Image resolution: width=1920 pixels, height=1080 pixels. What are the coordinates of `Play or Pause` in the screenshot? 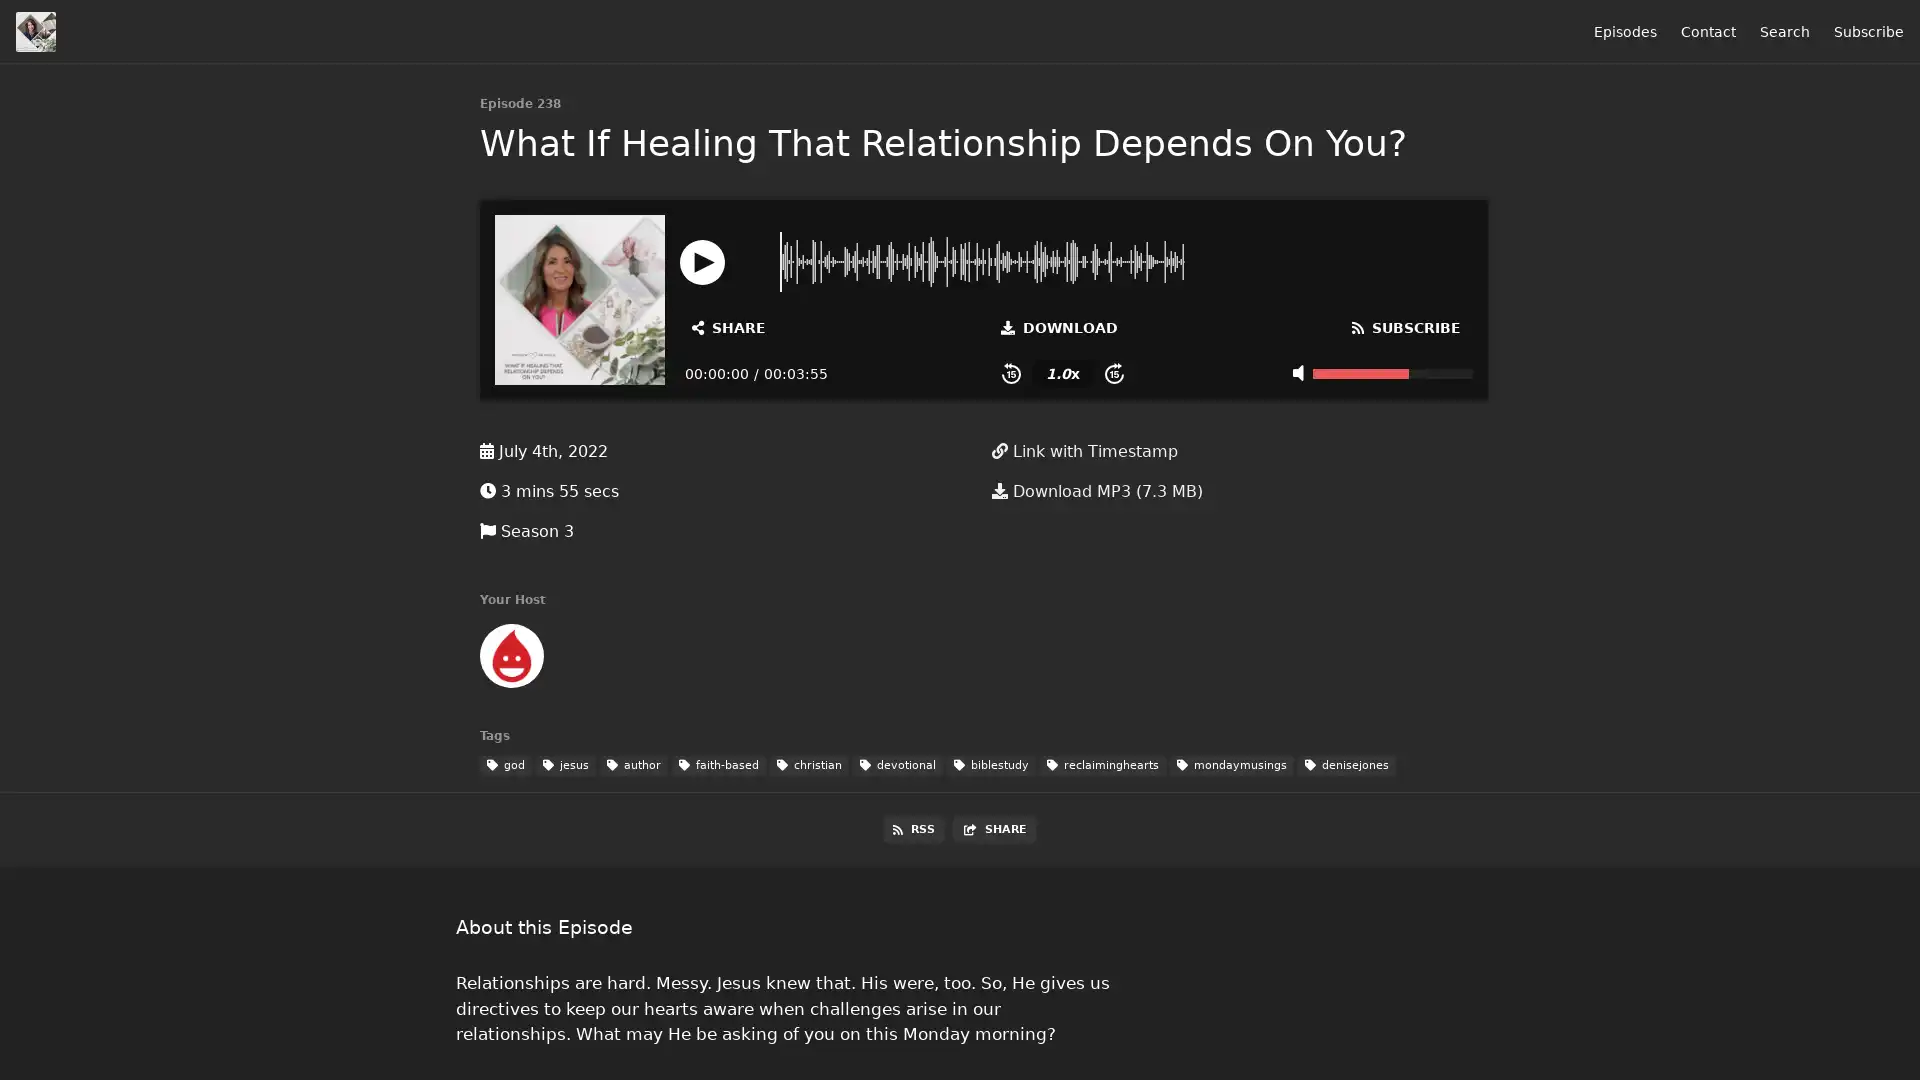 It's located at (702, 260).